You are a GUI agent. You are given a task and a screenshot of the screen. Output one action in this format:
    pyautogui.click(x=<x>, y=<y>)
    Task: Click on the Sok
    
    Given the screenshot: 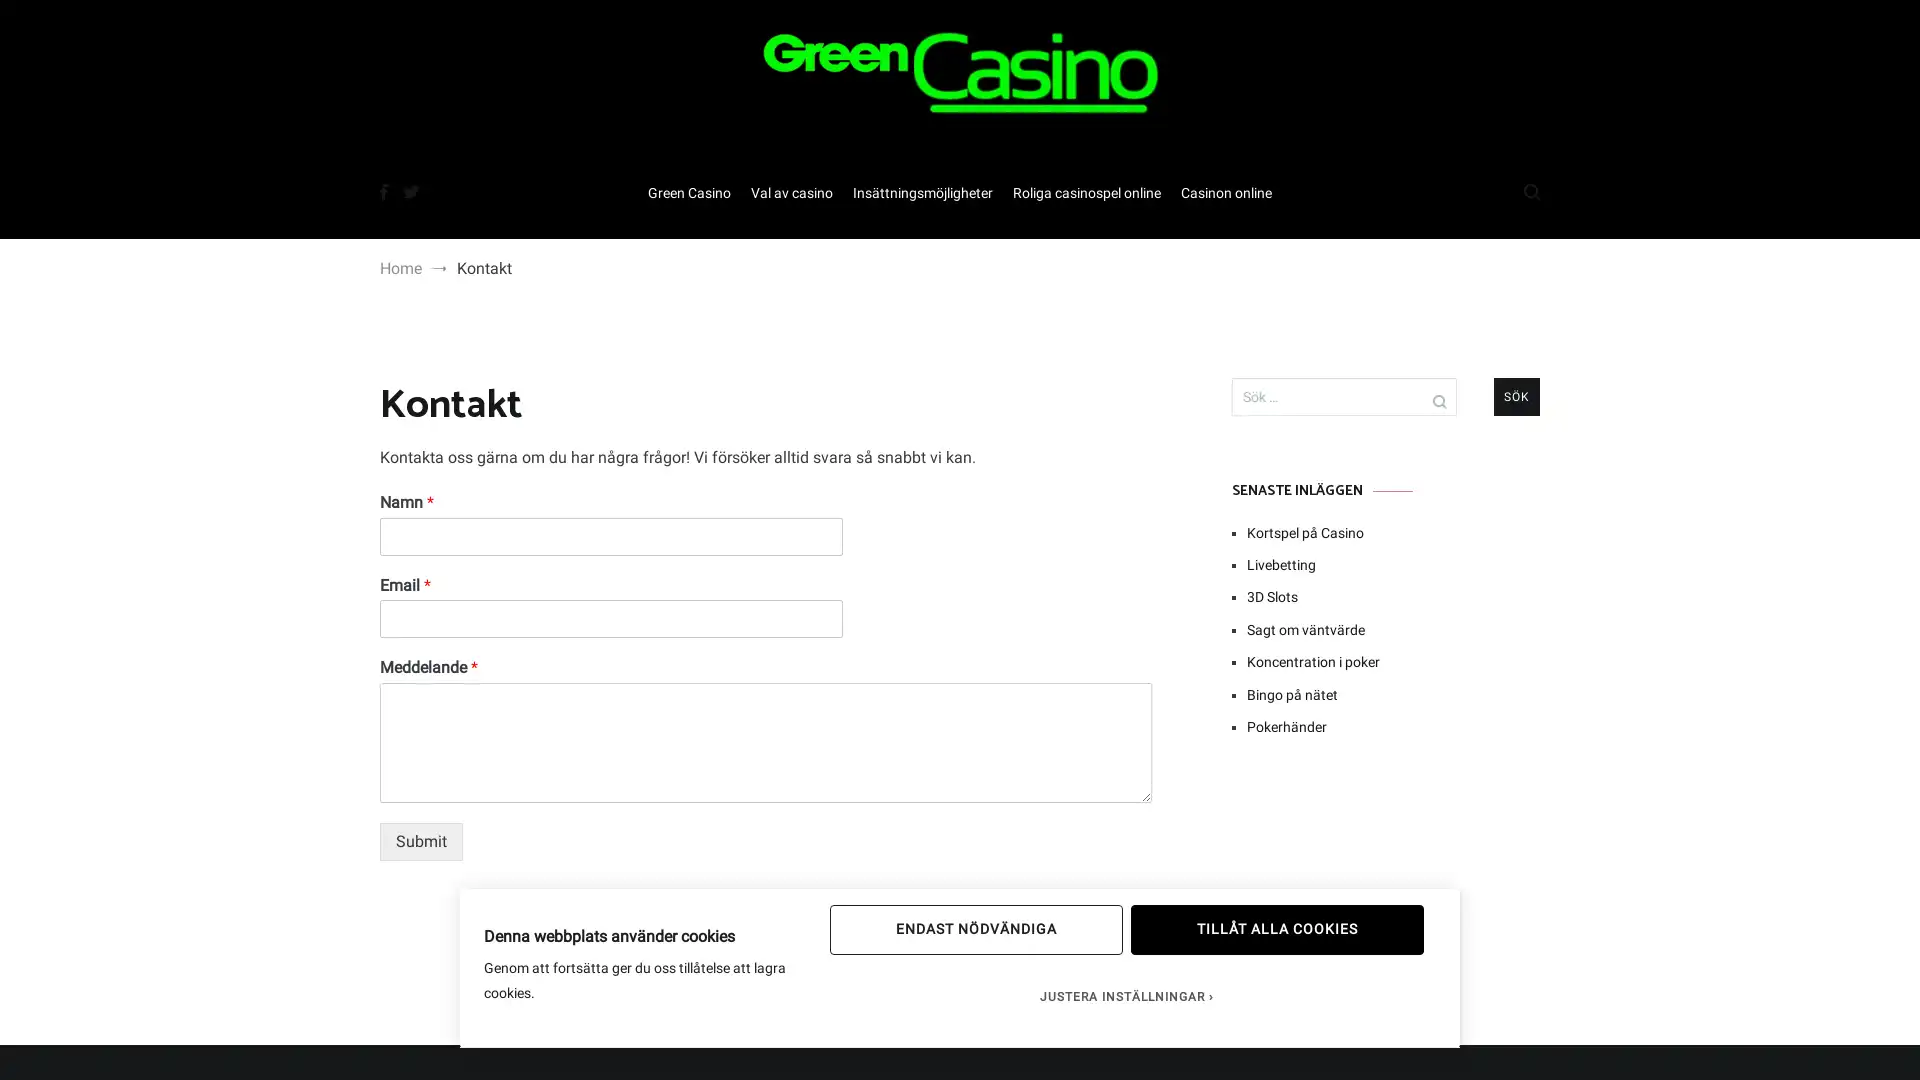 What is the action you would take?
    pyautogui.click(x=1516, y=397)
    